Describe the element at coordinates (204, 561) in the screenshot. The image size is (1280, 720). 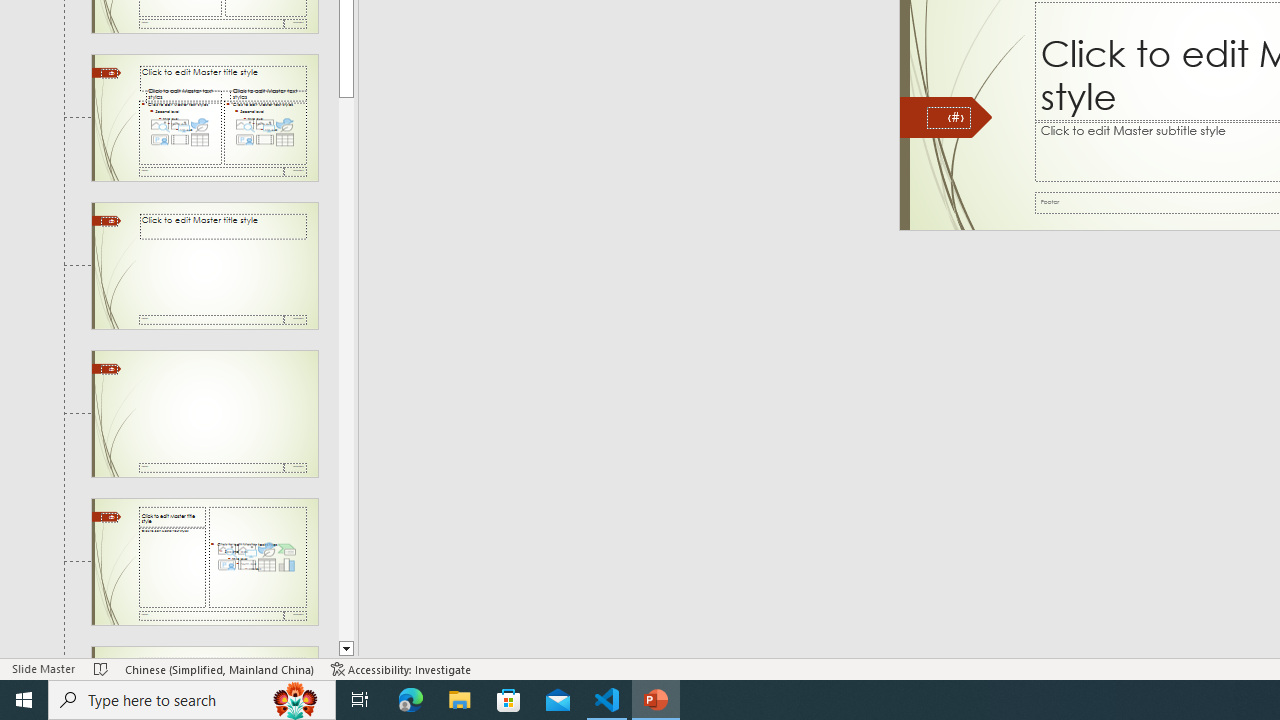
I see `'Slide Content with Caption Layout: used by no slides'` at that location.